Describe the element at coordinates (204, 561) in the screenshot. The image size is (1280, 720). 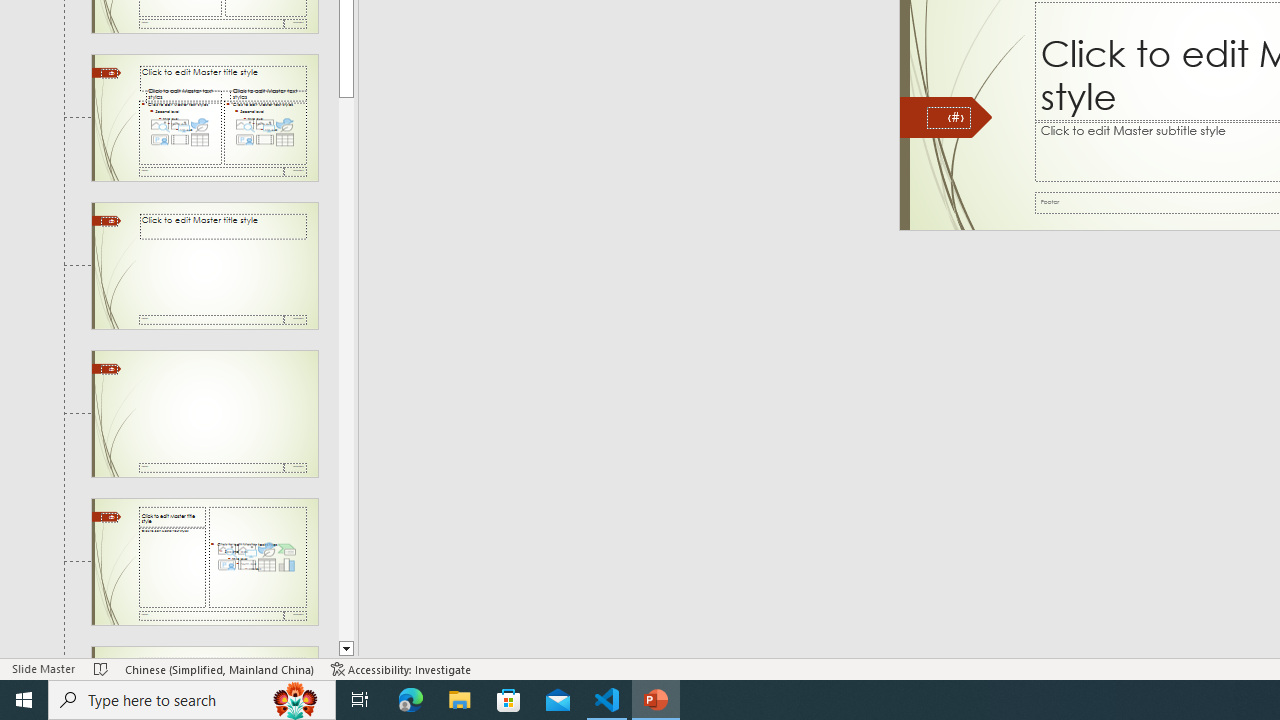
I see `'Slide Content with Caption Layout: used by no slides'` at that location.